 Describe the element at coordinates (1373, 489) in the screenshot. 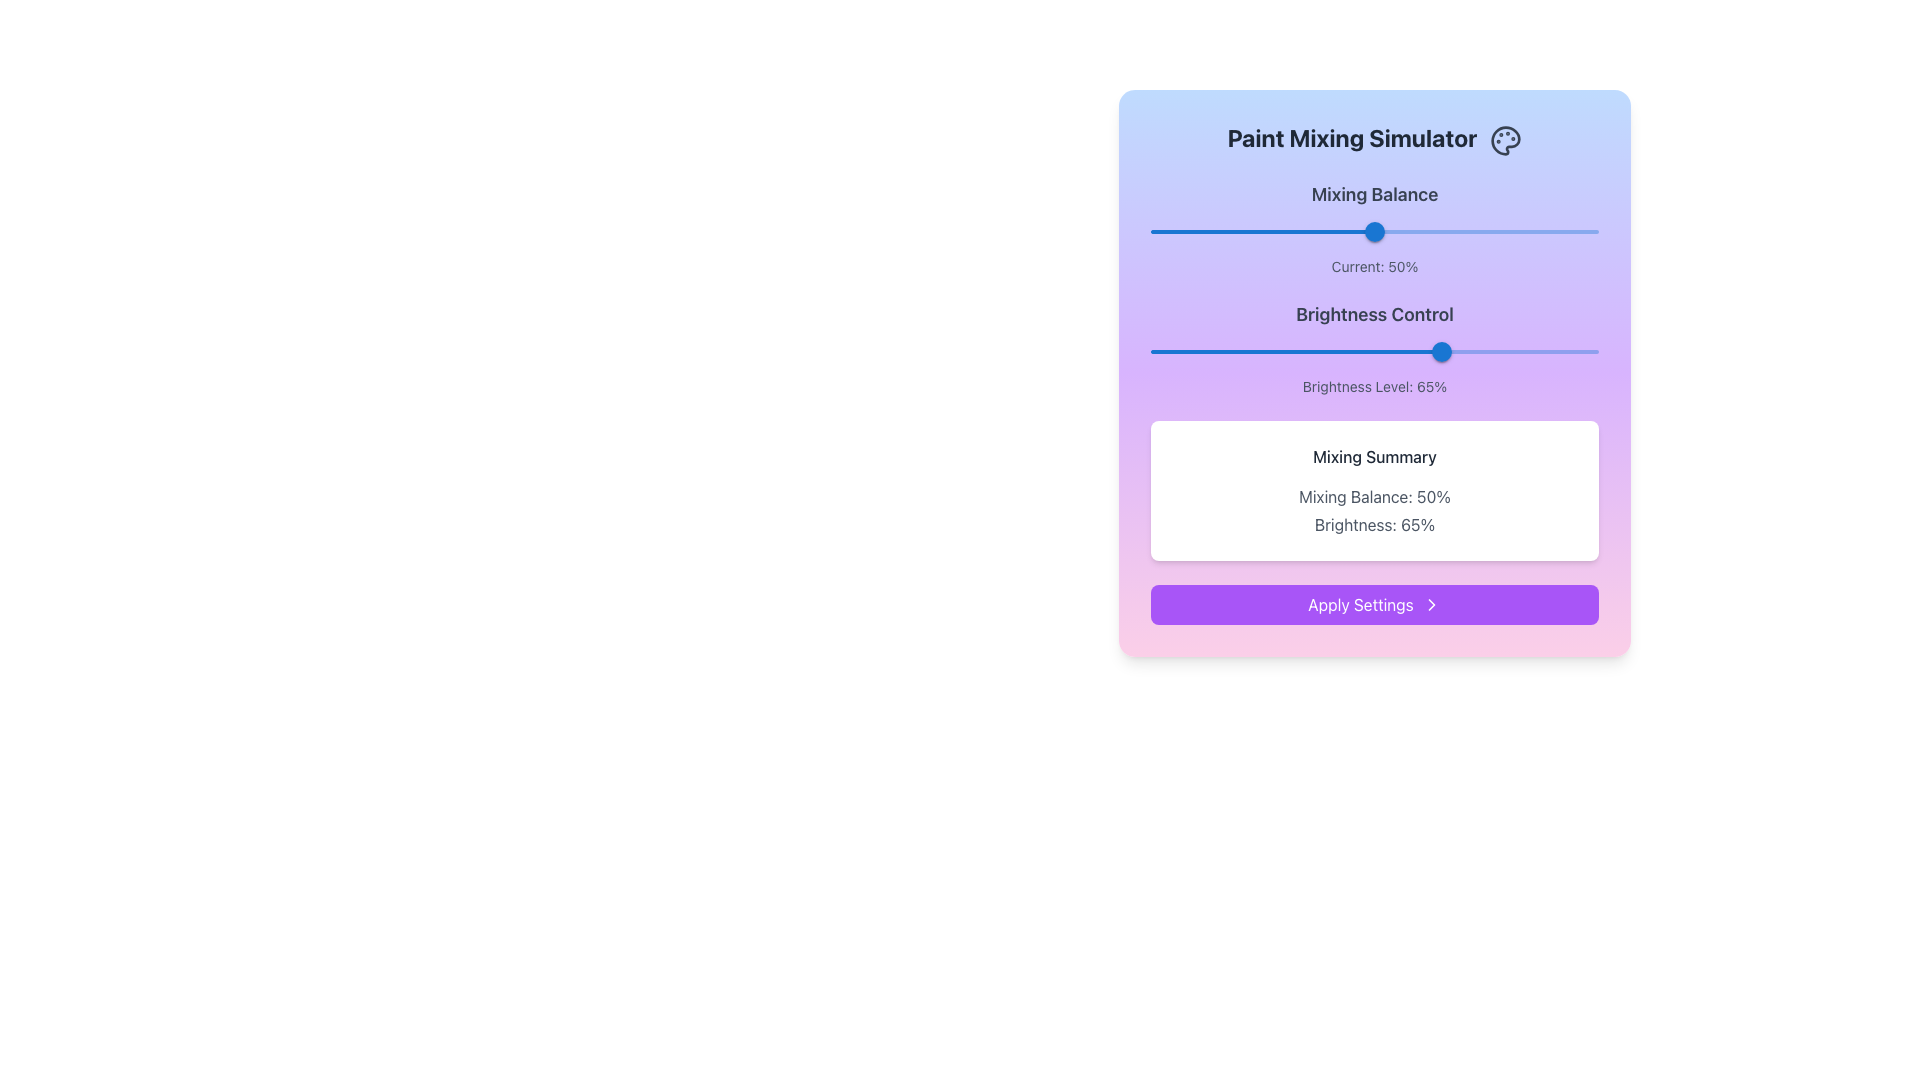

I see `the informational display box that shows the current mixing balance (50%) and brightness level (65%) settings, located beneath the 'Brightness Control' section` at that location.